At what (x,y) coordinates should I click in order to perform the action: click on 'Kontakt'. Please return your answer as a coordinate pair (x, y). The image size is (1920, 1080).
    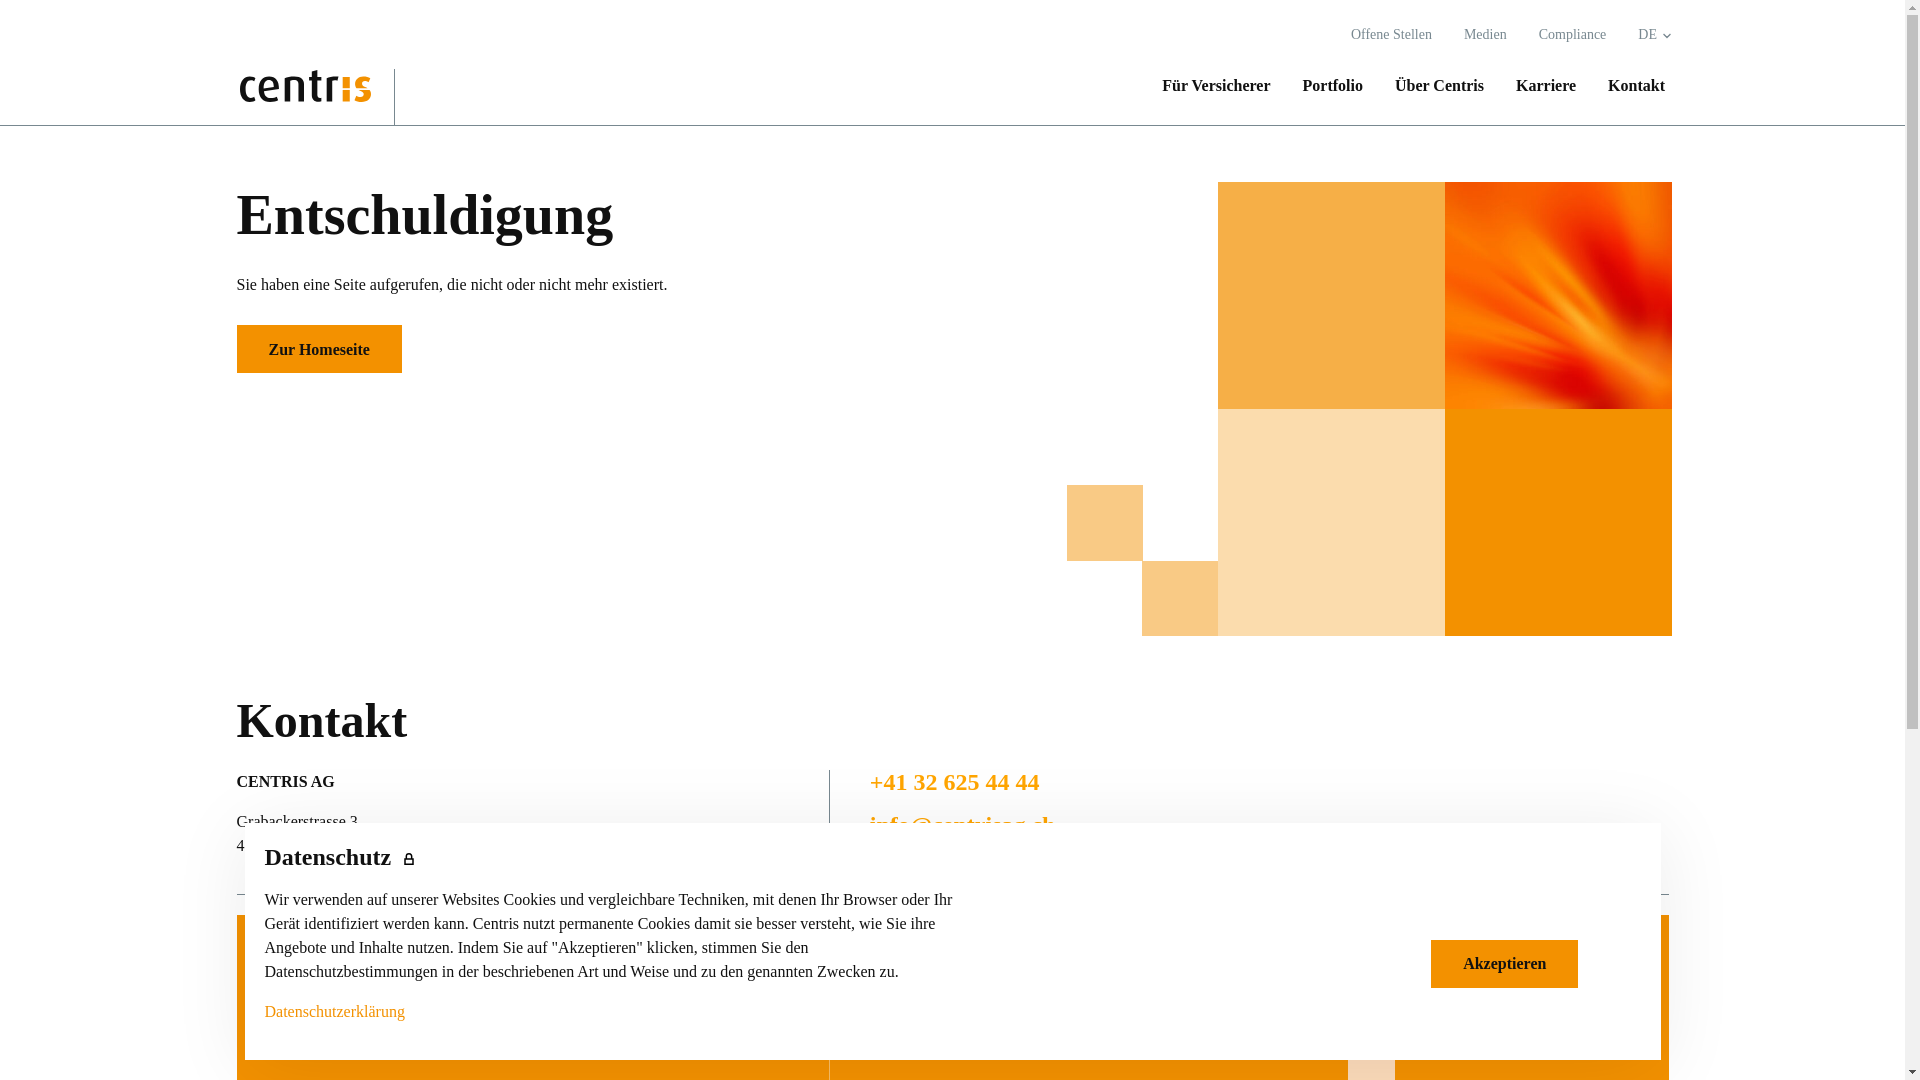
    Looking at the image, I should click on (1591, 84).